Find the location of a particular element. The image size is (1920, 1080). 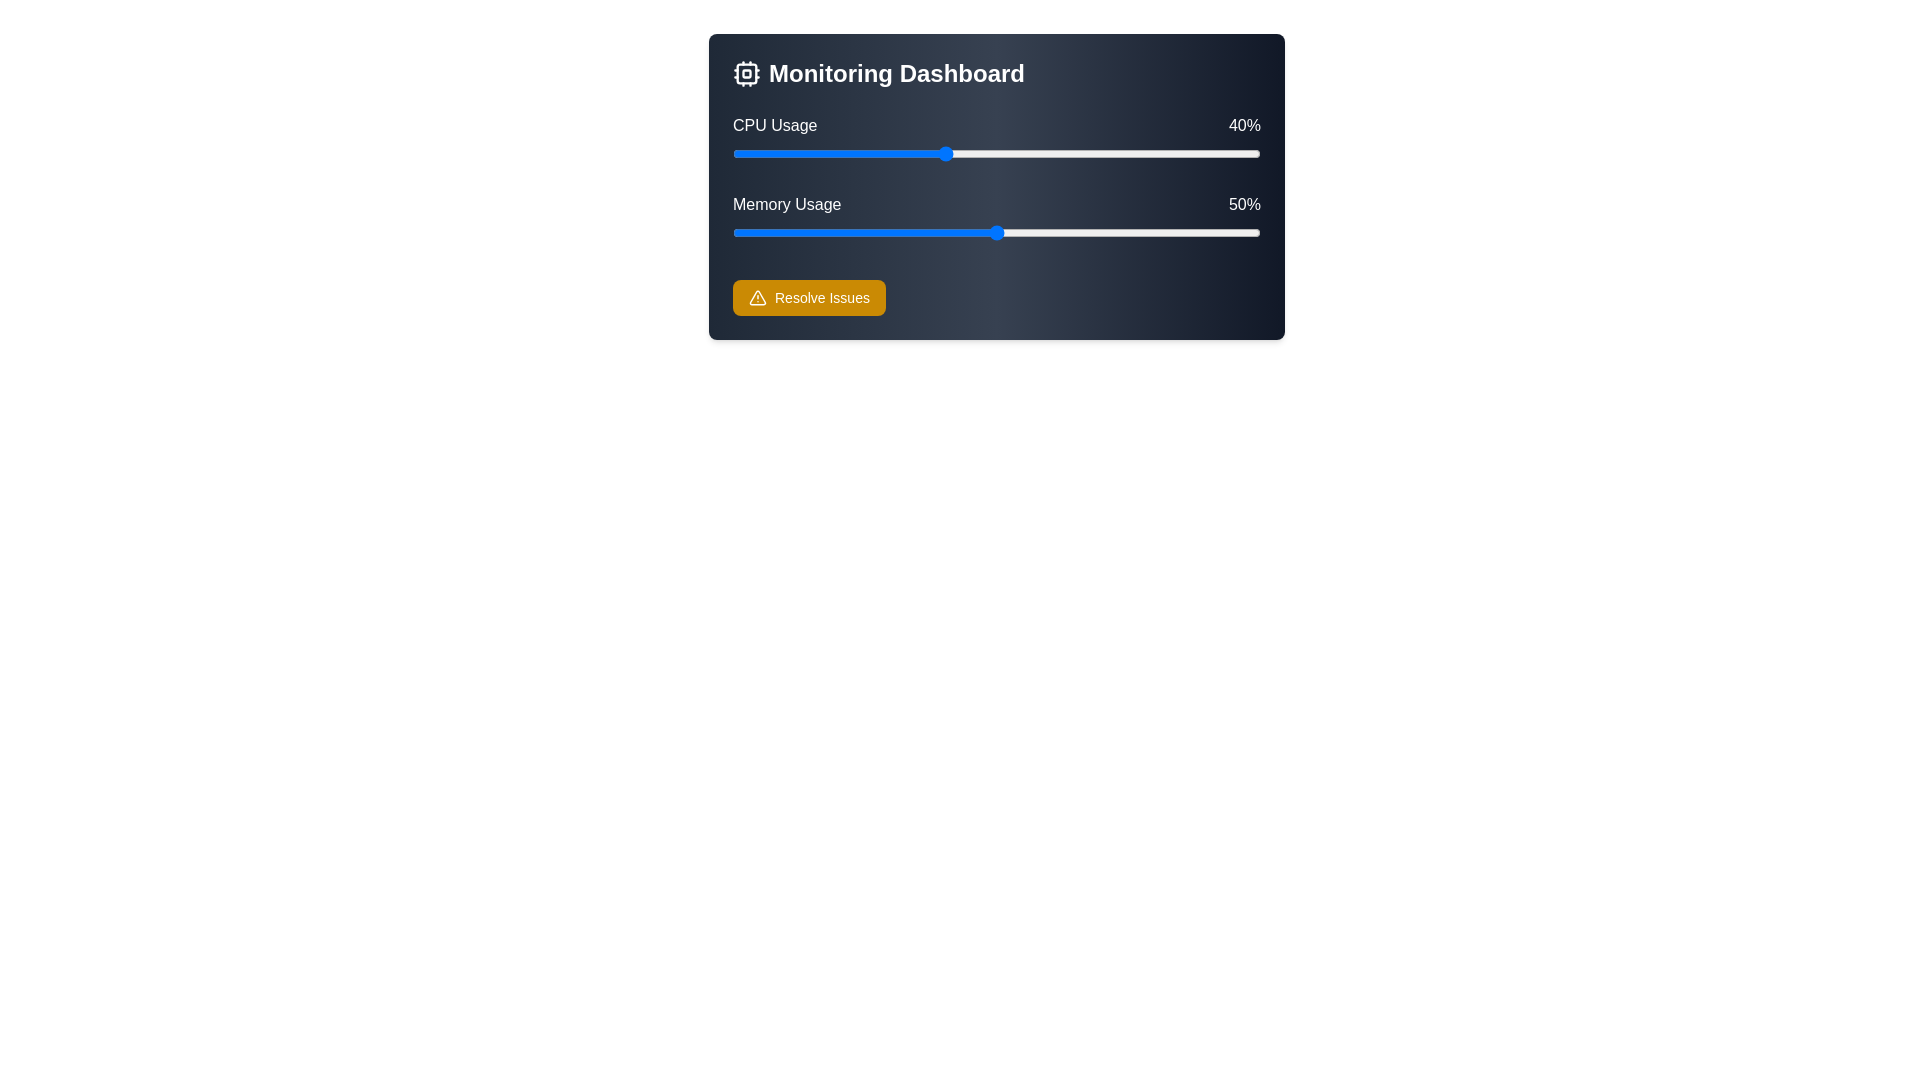

CPU usage is located at coordinates (859, 153).